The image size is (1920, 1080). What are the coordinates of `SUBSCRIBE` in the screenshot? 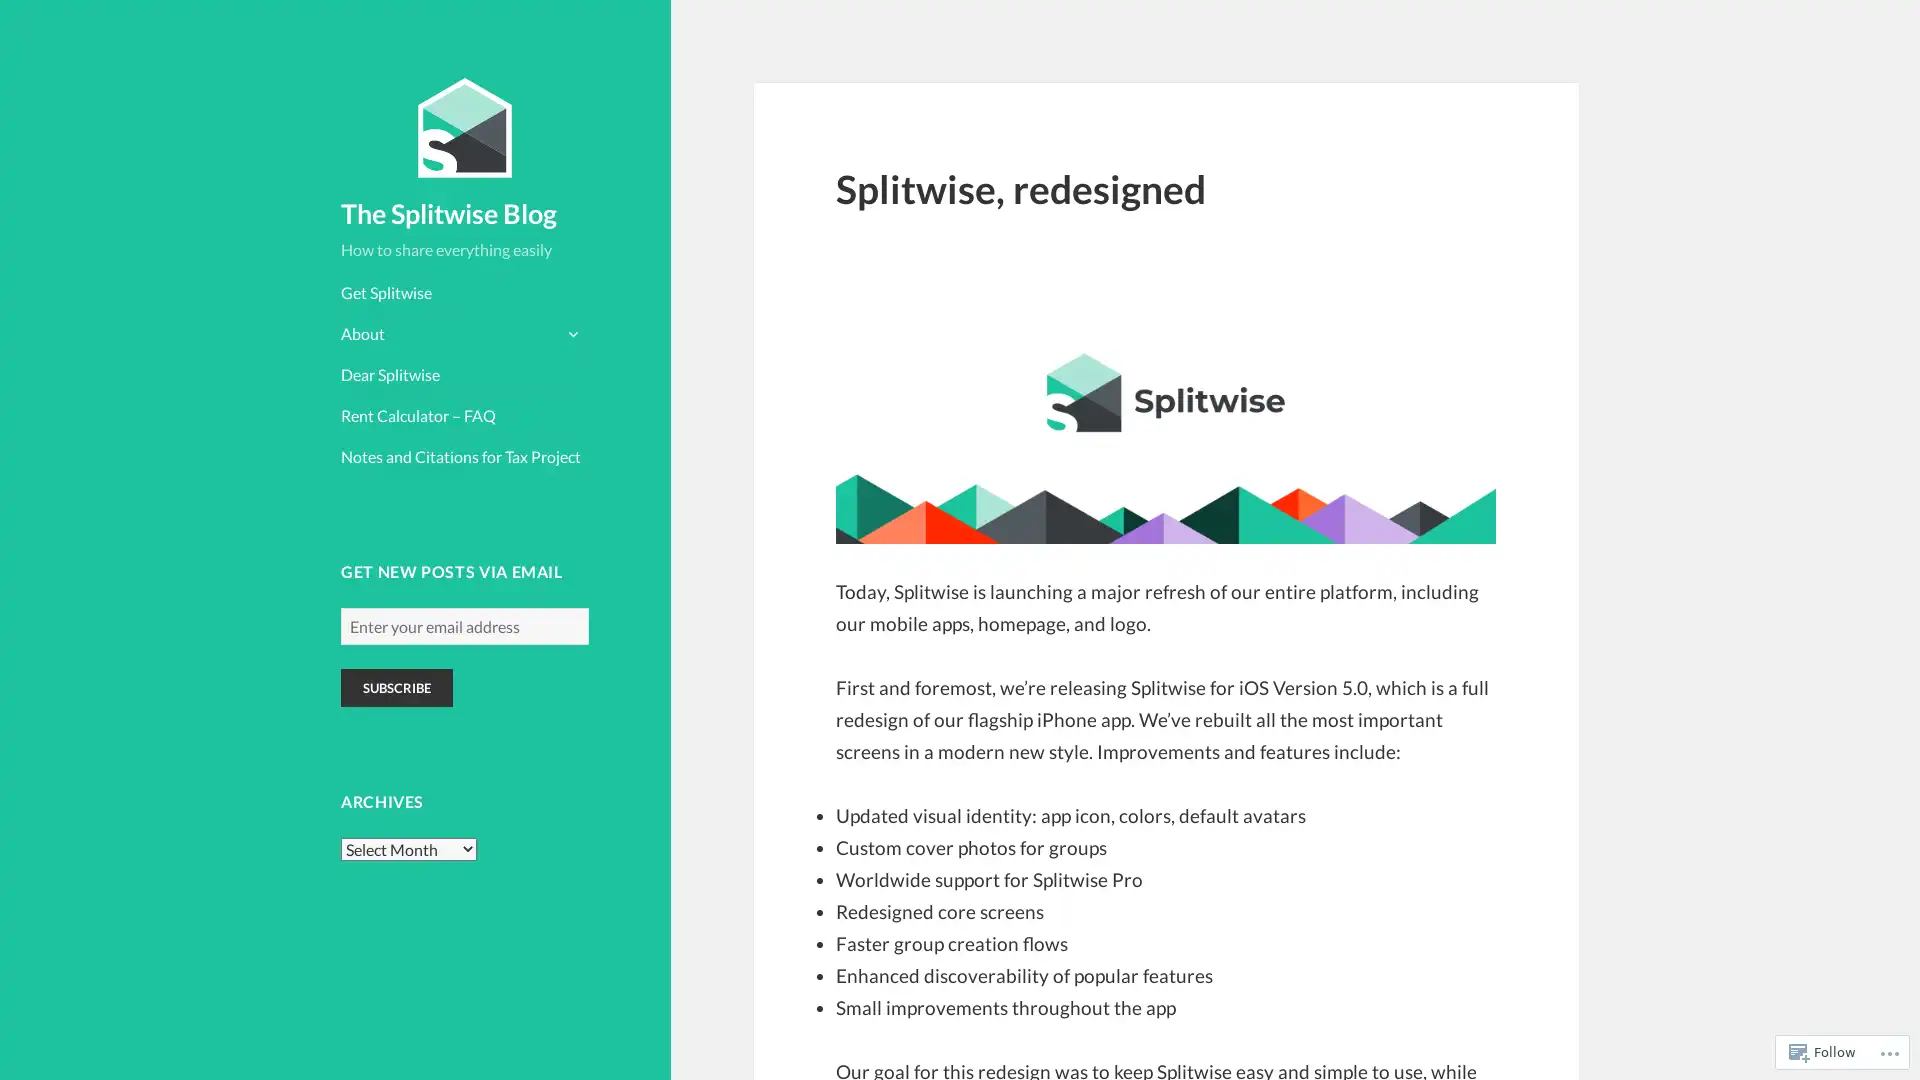 It's located at (397, 686).